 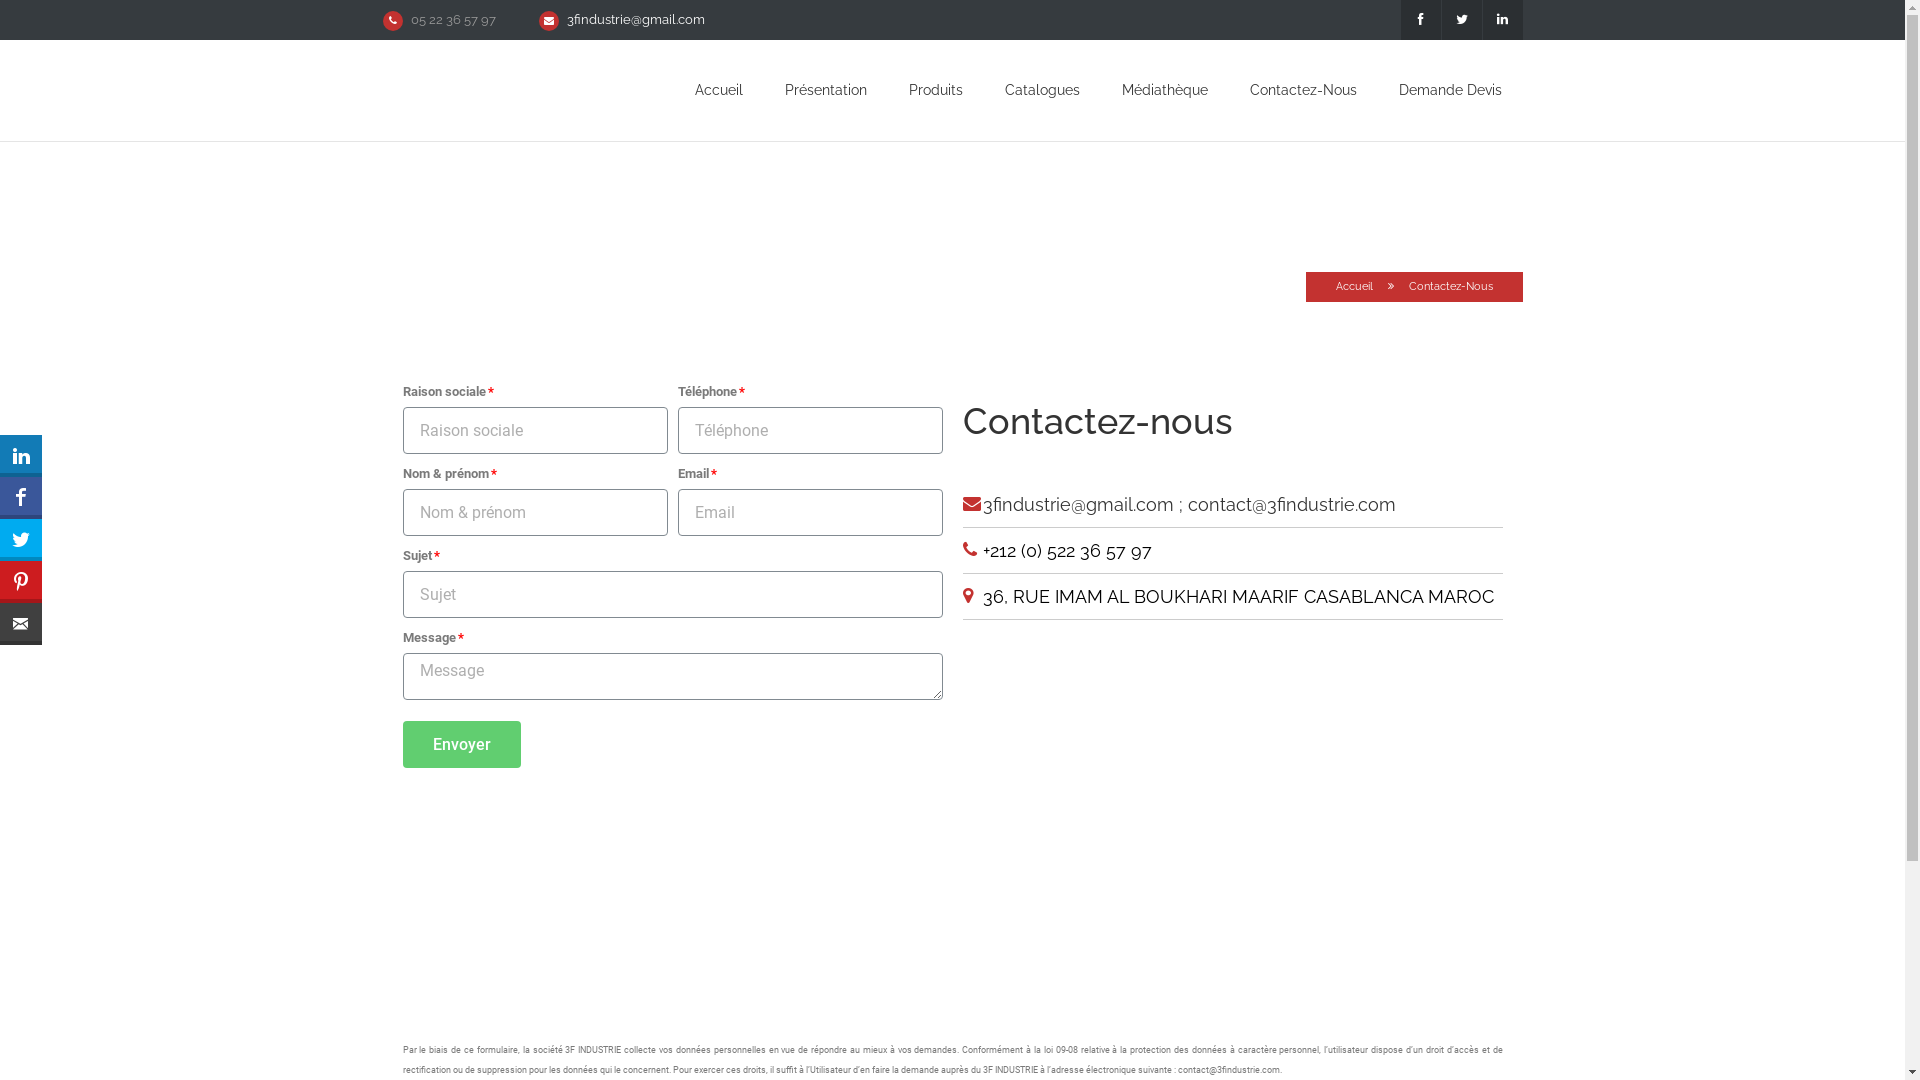 What do you see at coordinates (1449, 88) in the screenshot?
I see `'Demande Devis'` at bounding box center [1449, 88].